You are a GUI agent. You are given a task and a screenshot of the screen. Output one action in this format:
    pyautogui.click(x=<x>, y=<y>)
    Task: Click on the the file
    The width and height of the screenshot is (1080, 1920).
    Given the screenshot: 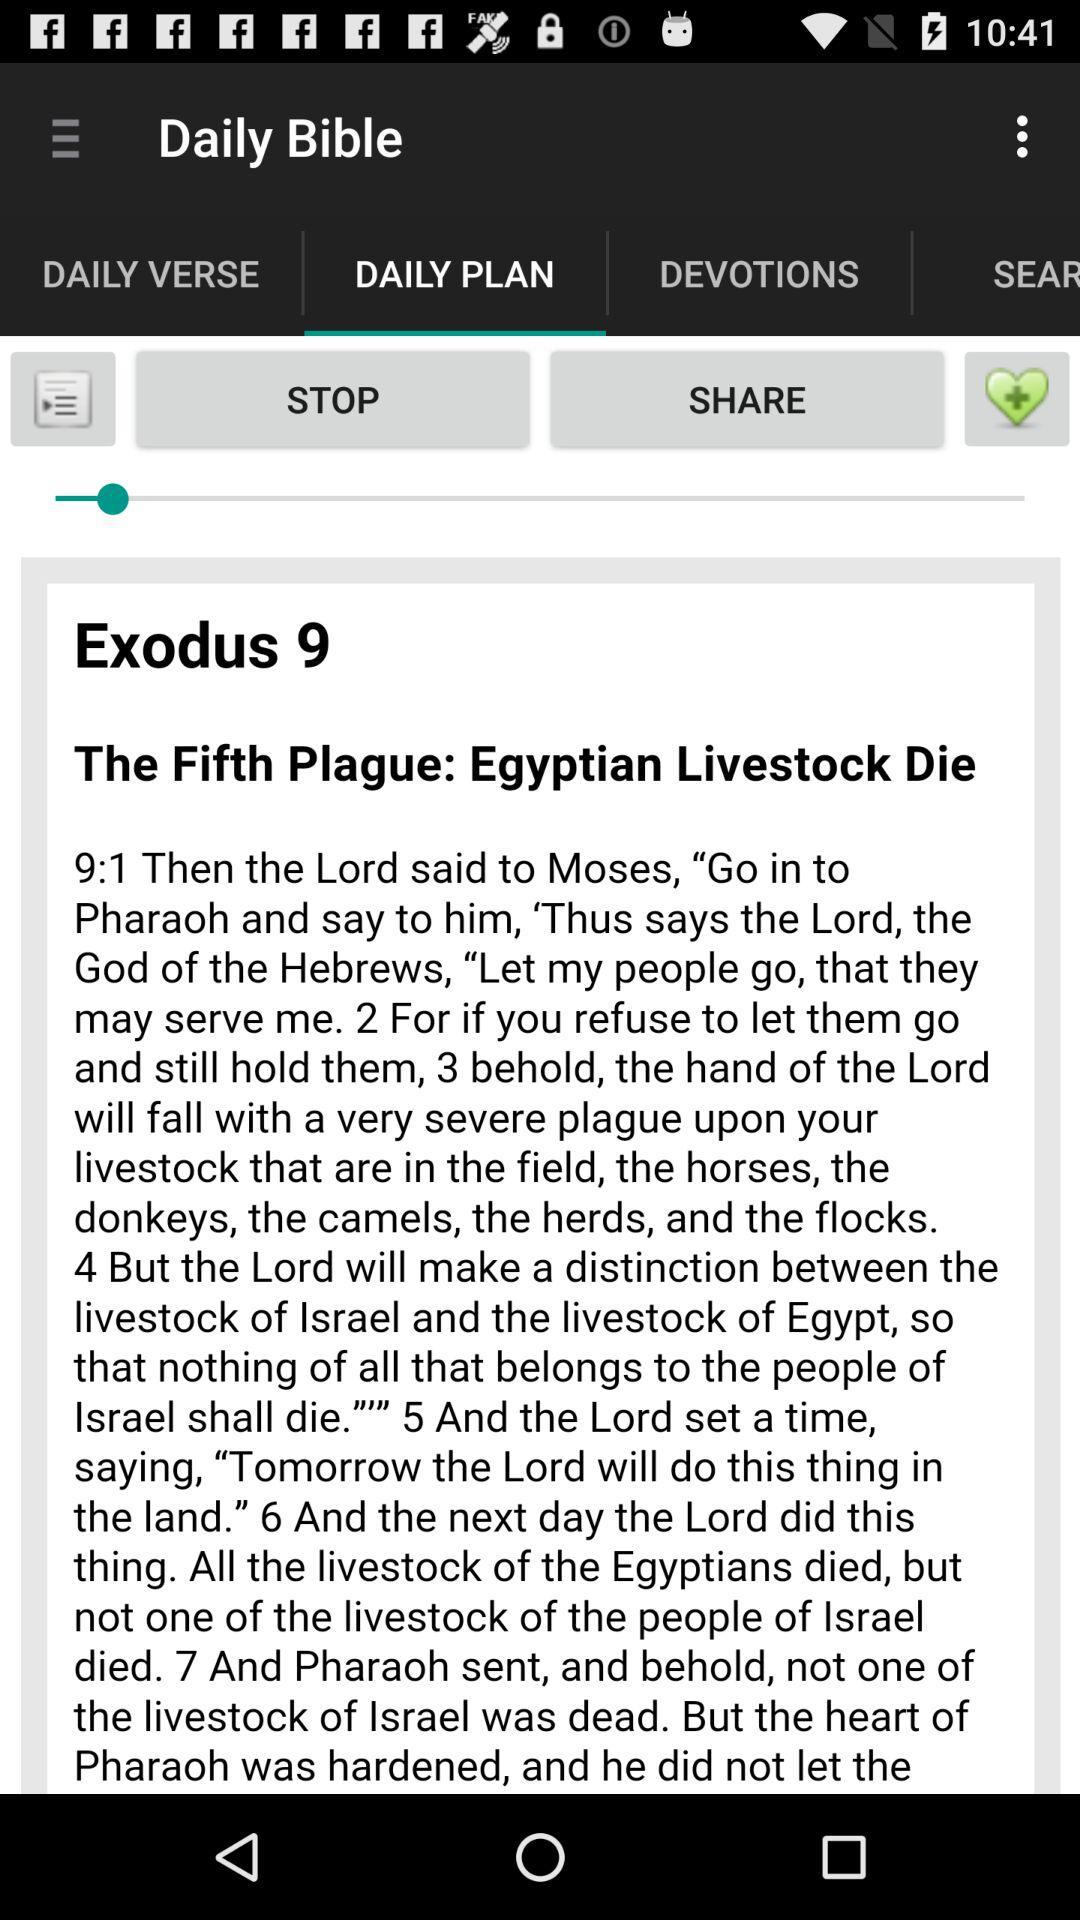 What is the action you would take?
    pyautogui.click(x=61, y=398)
    